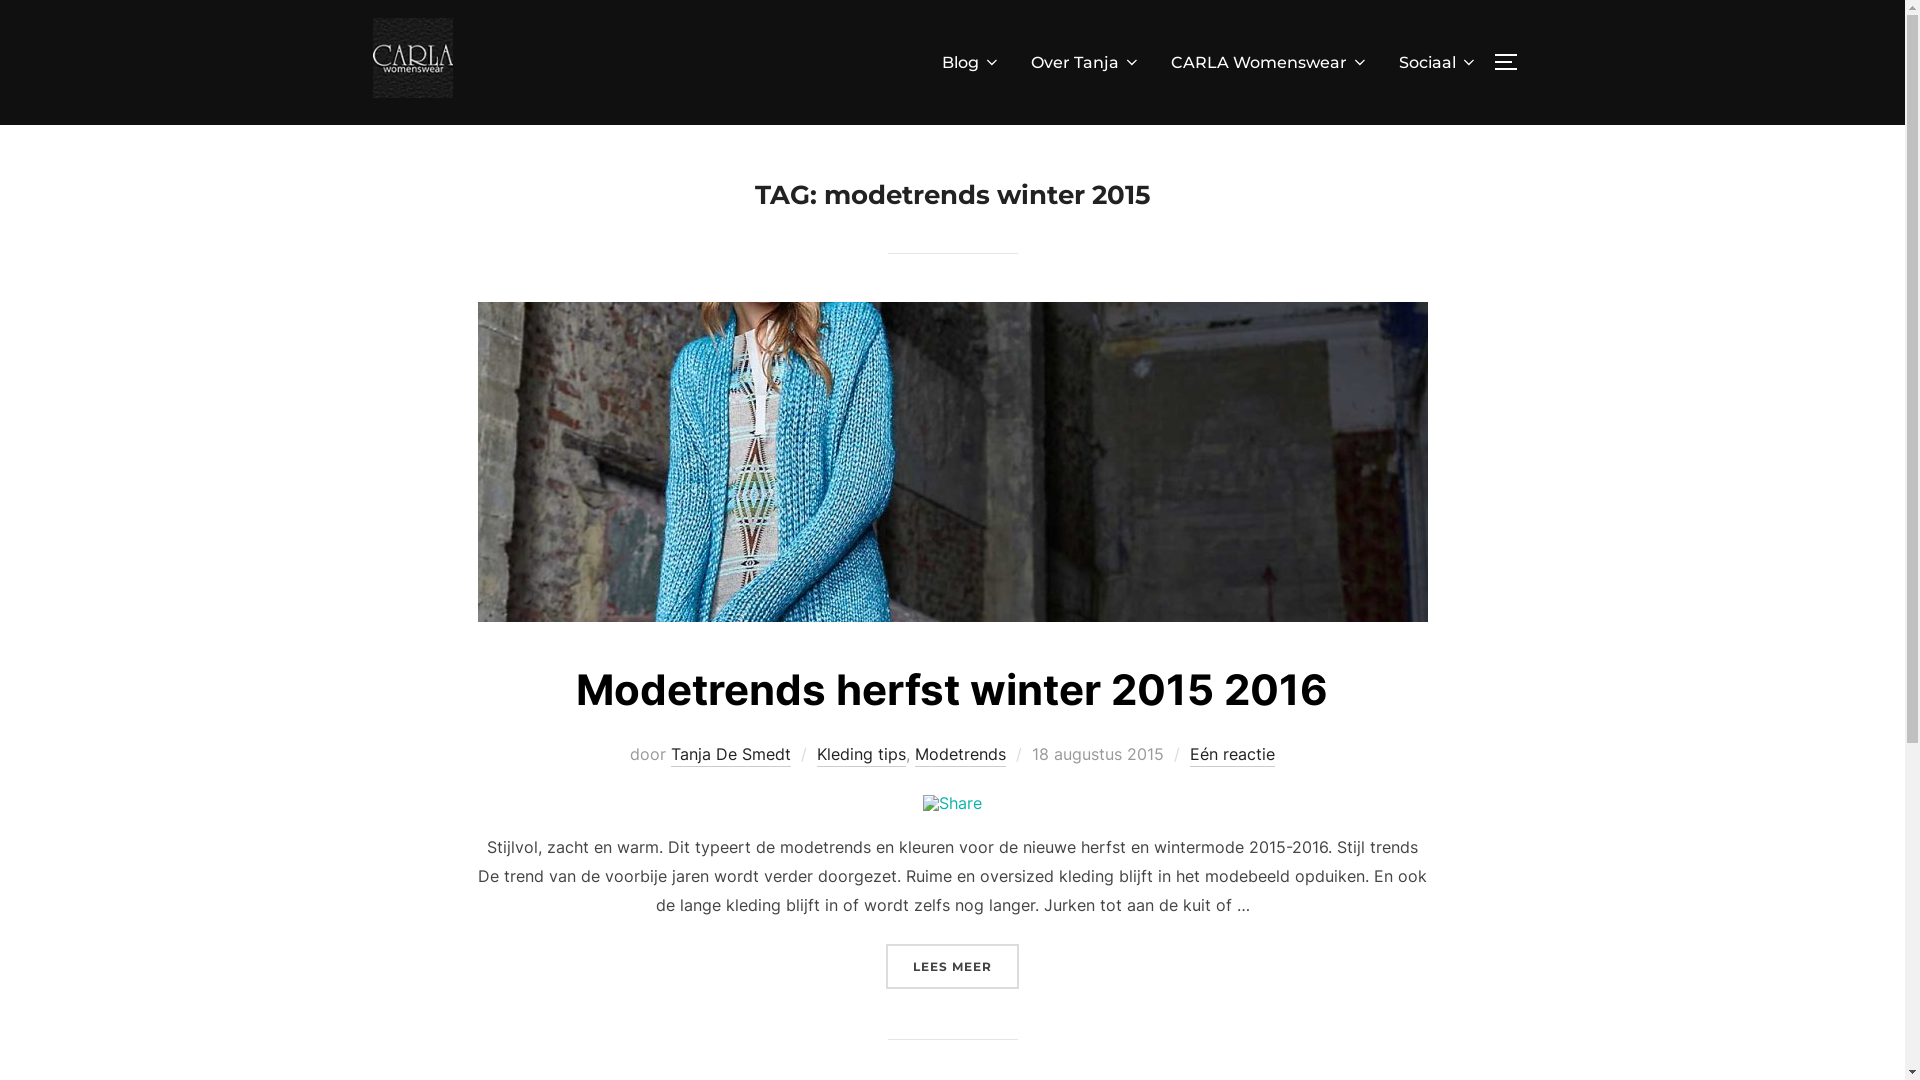 This screenshot has width=1920, height=1080. I want to click on 'Tanja De Smedt', so click(729, 755).